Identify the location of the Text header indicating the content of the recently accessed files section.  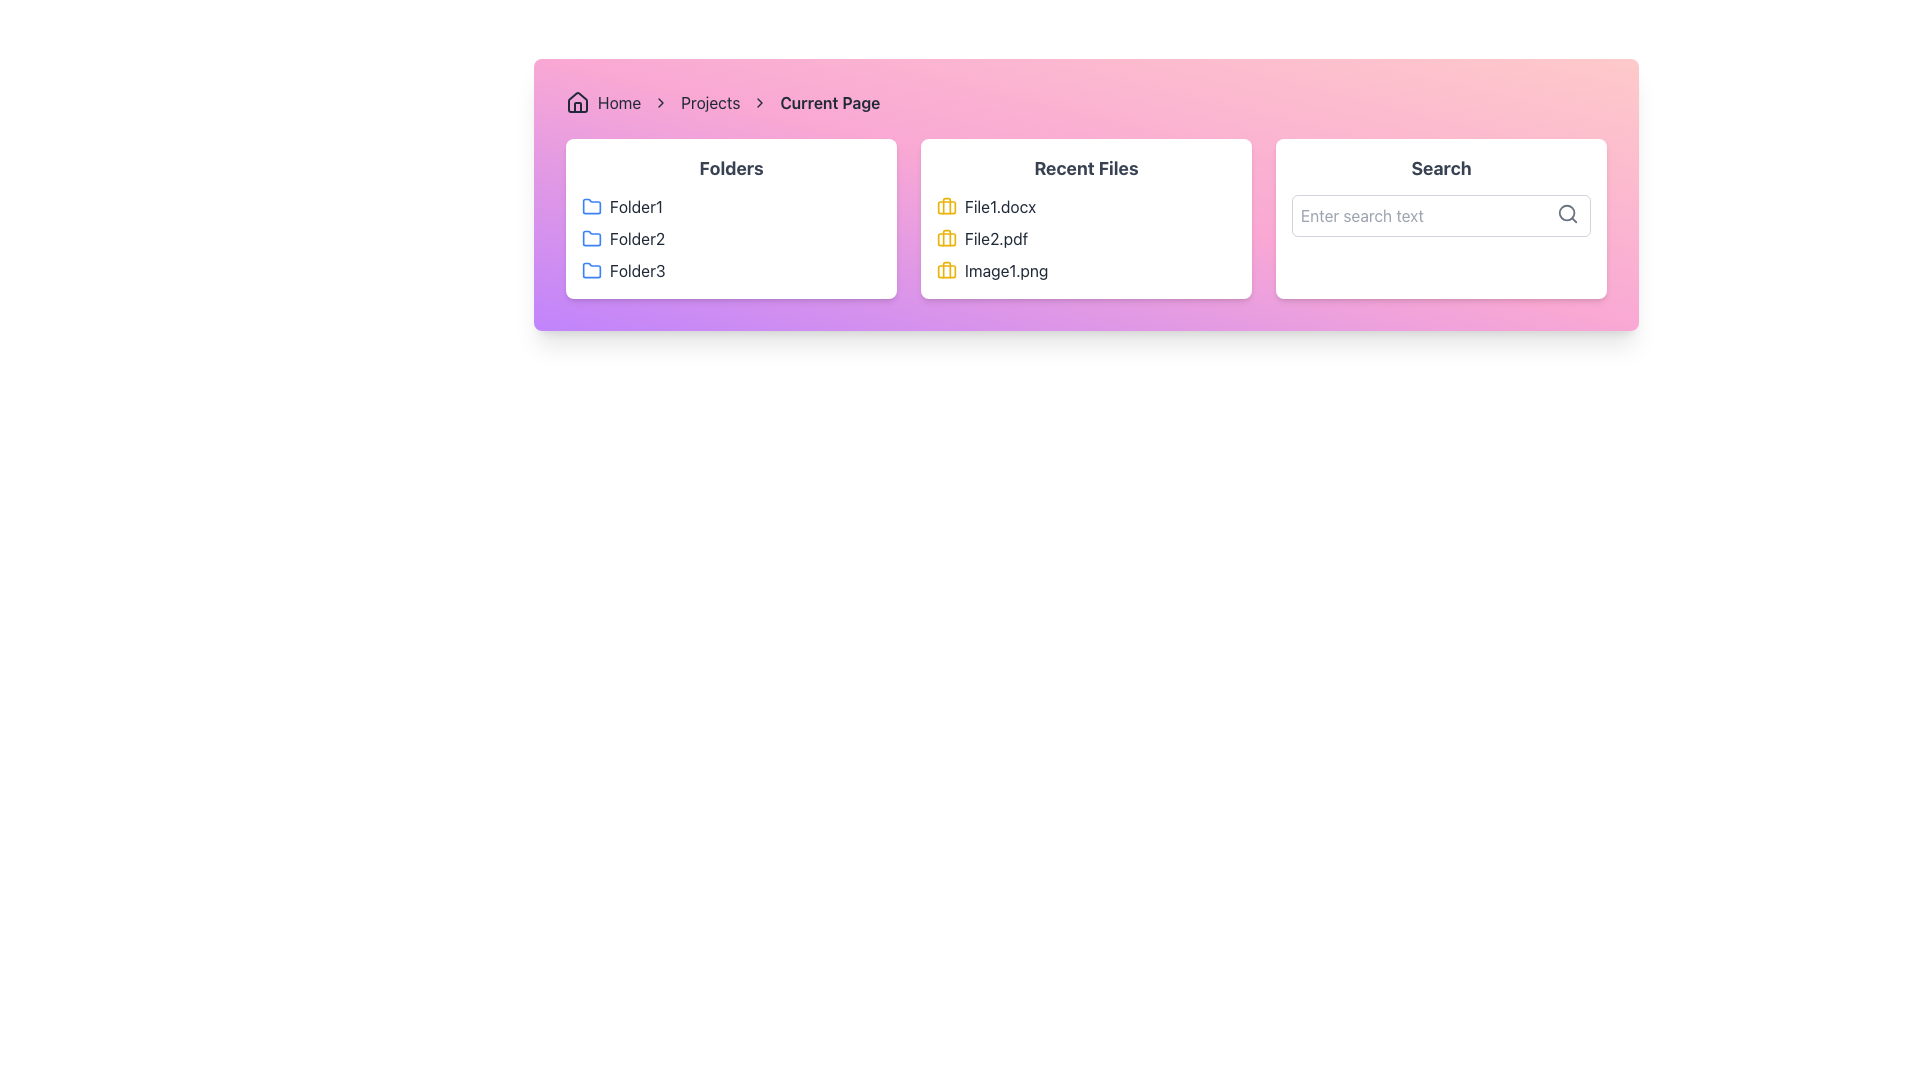
(1085, 168).